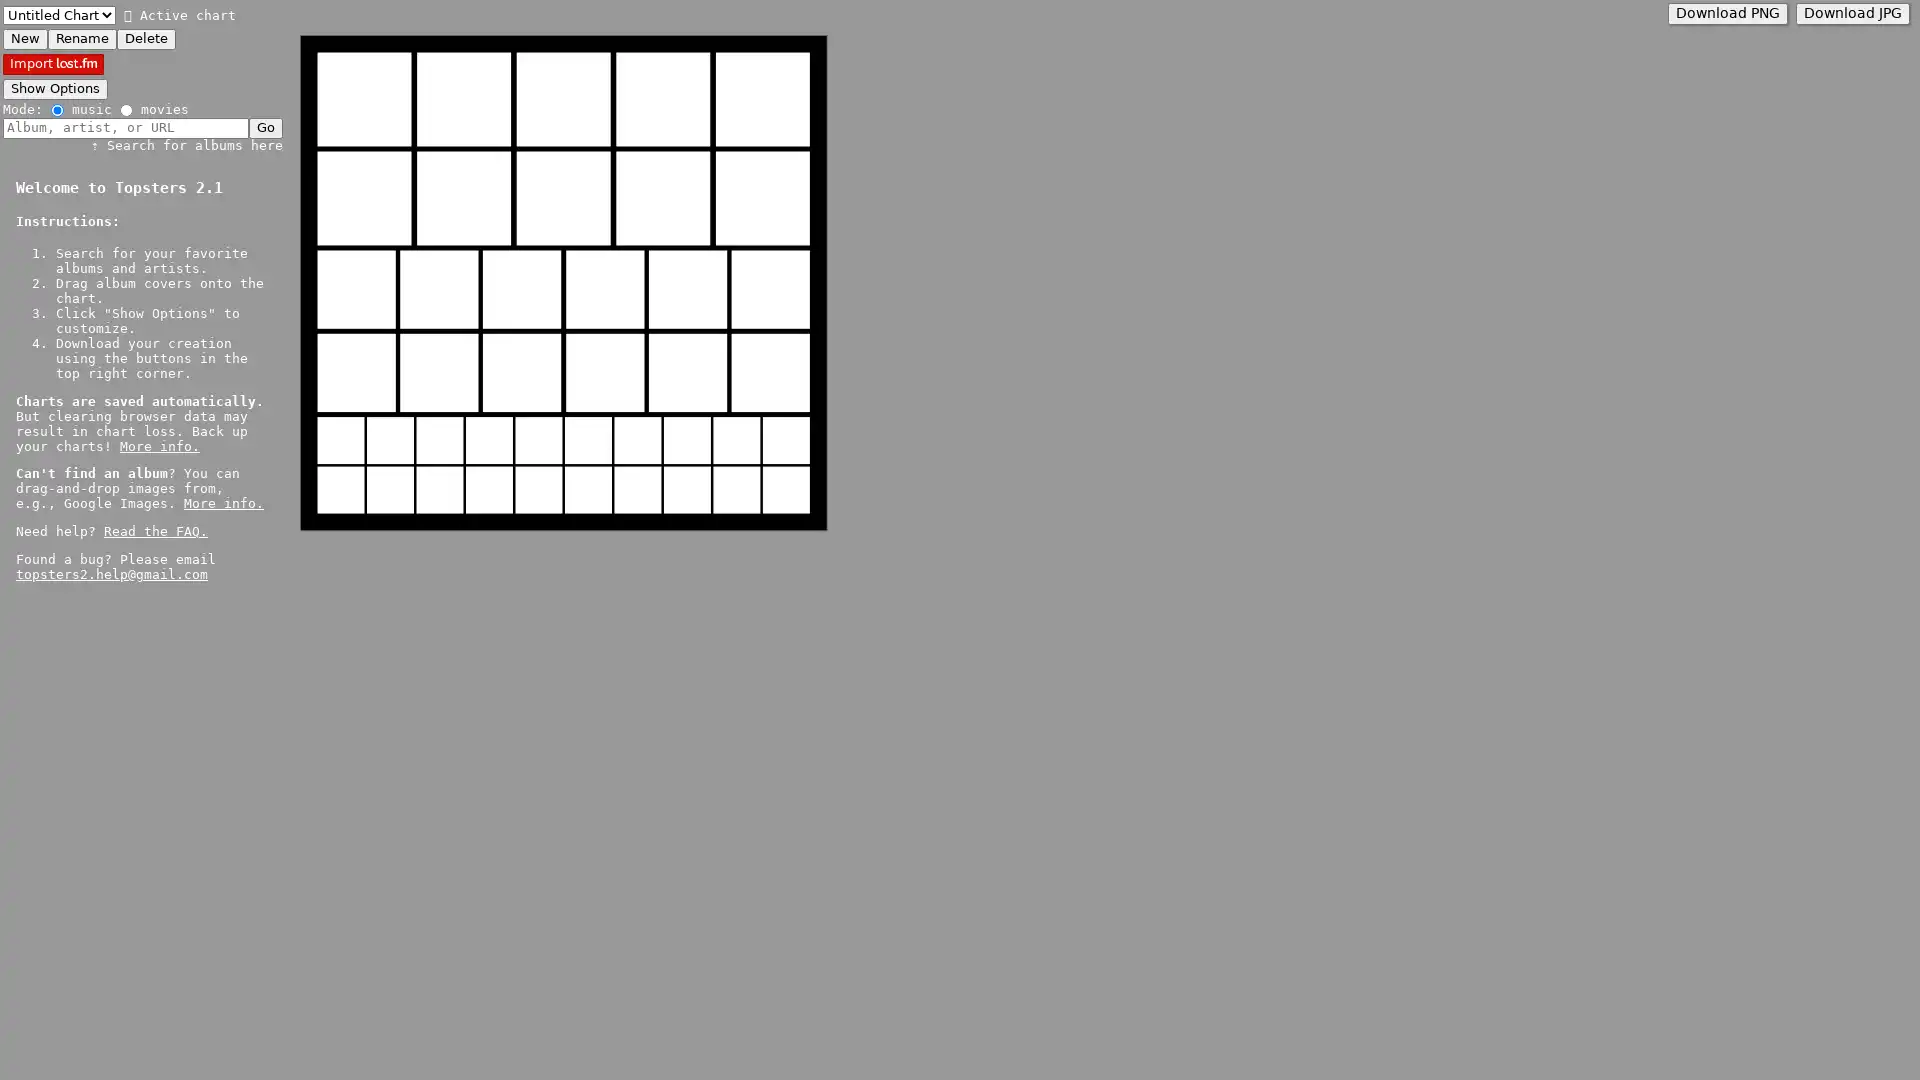 The image size is (1920, 1080). What do you see at coordinates (1851, 13) in the screenshot?
I see `Download JPG` at bounding box center [1851, 13].